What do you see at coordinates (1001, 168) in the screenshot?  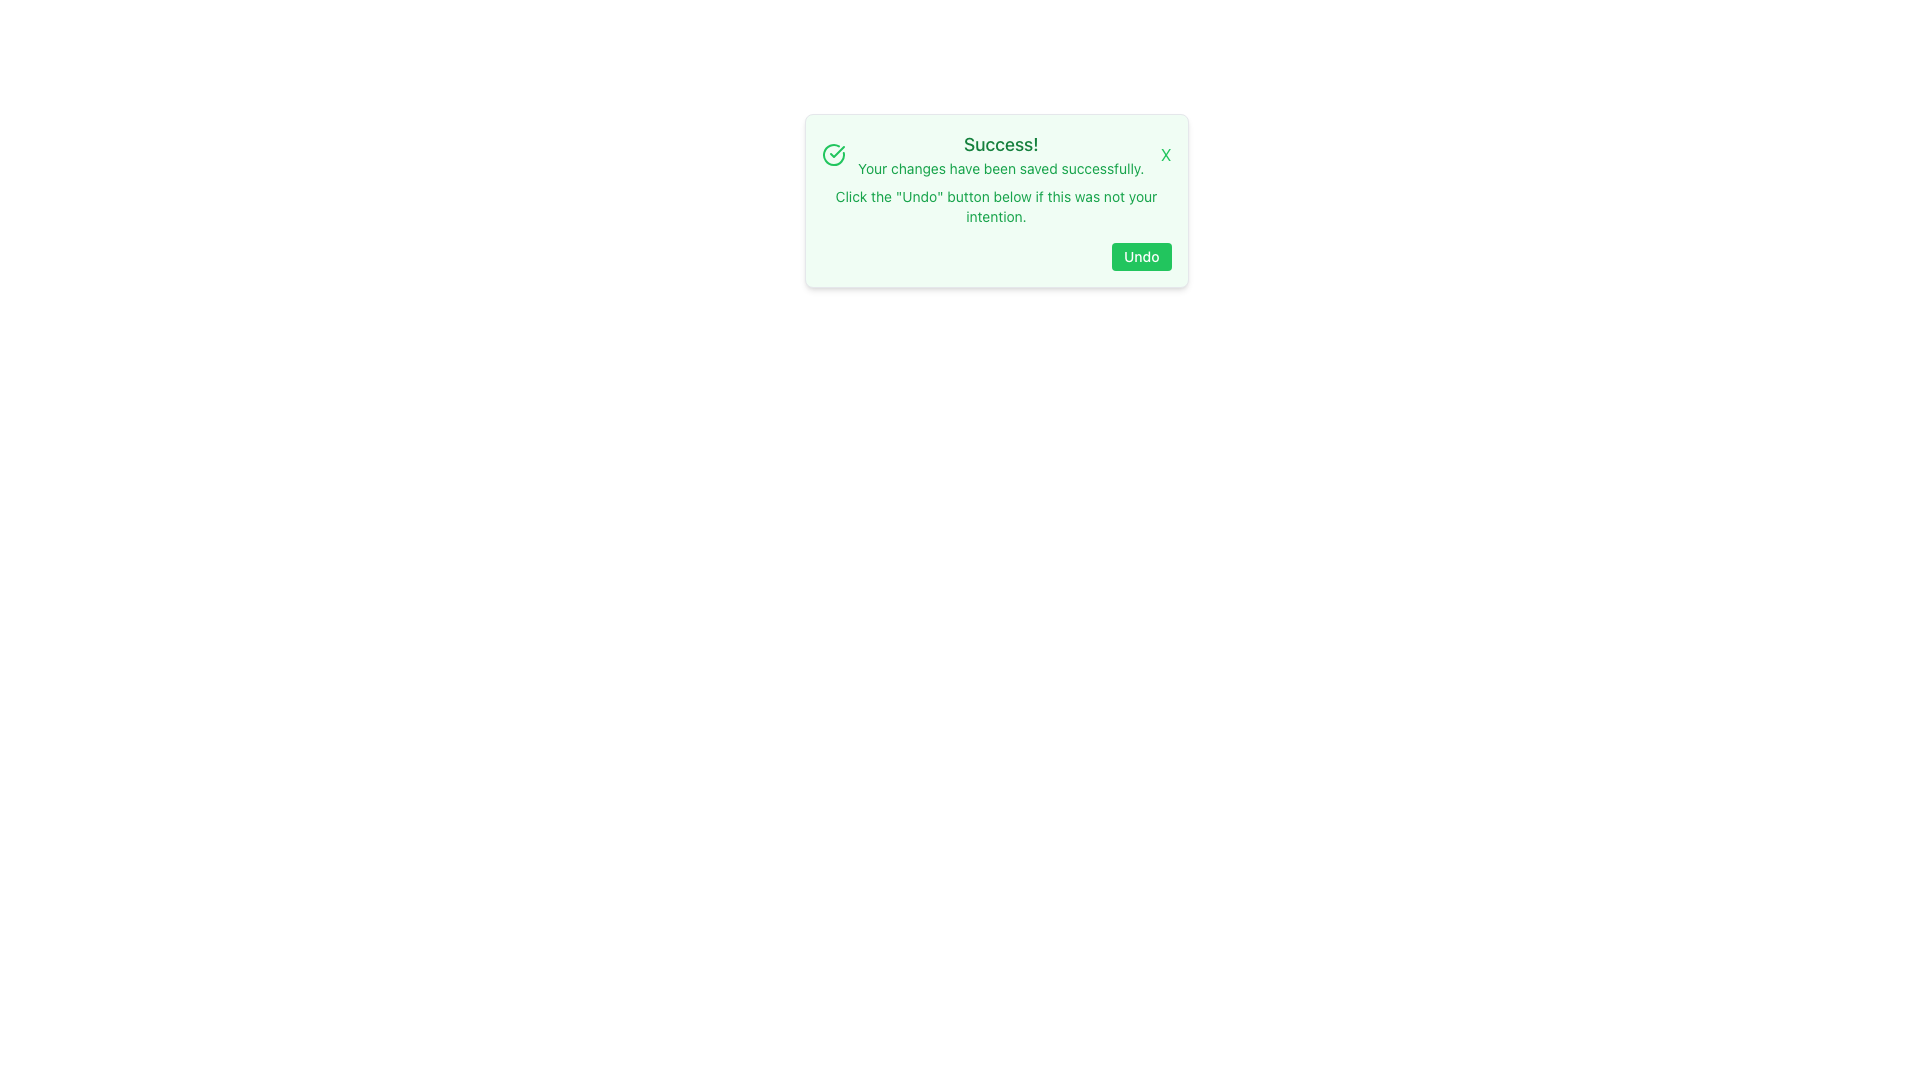 I see `static text message 'Your changes have been saved successfully.' displayed in green color within the notification card, located centrally below the header 'Success!'` at bounding box center [1001, 168].